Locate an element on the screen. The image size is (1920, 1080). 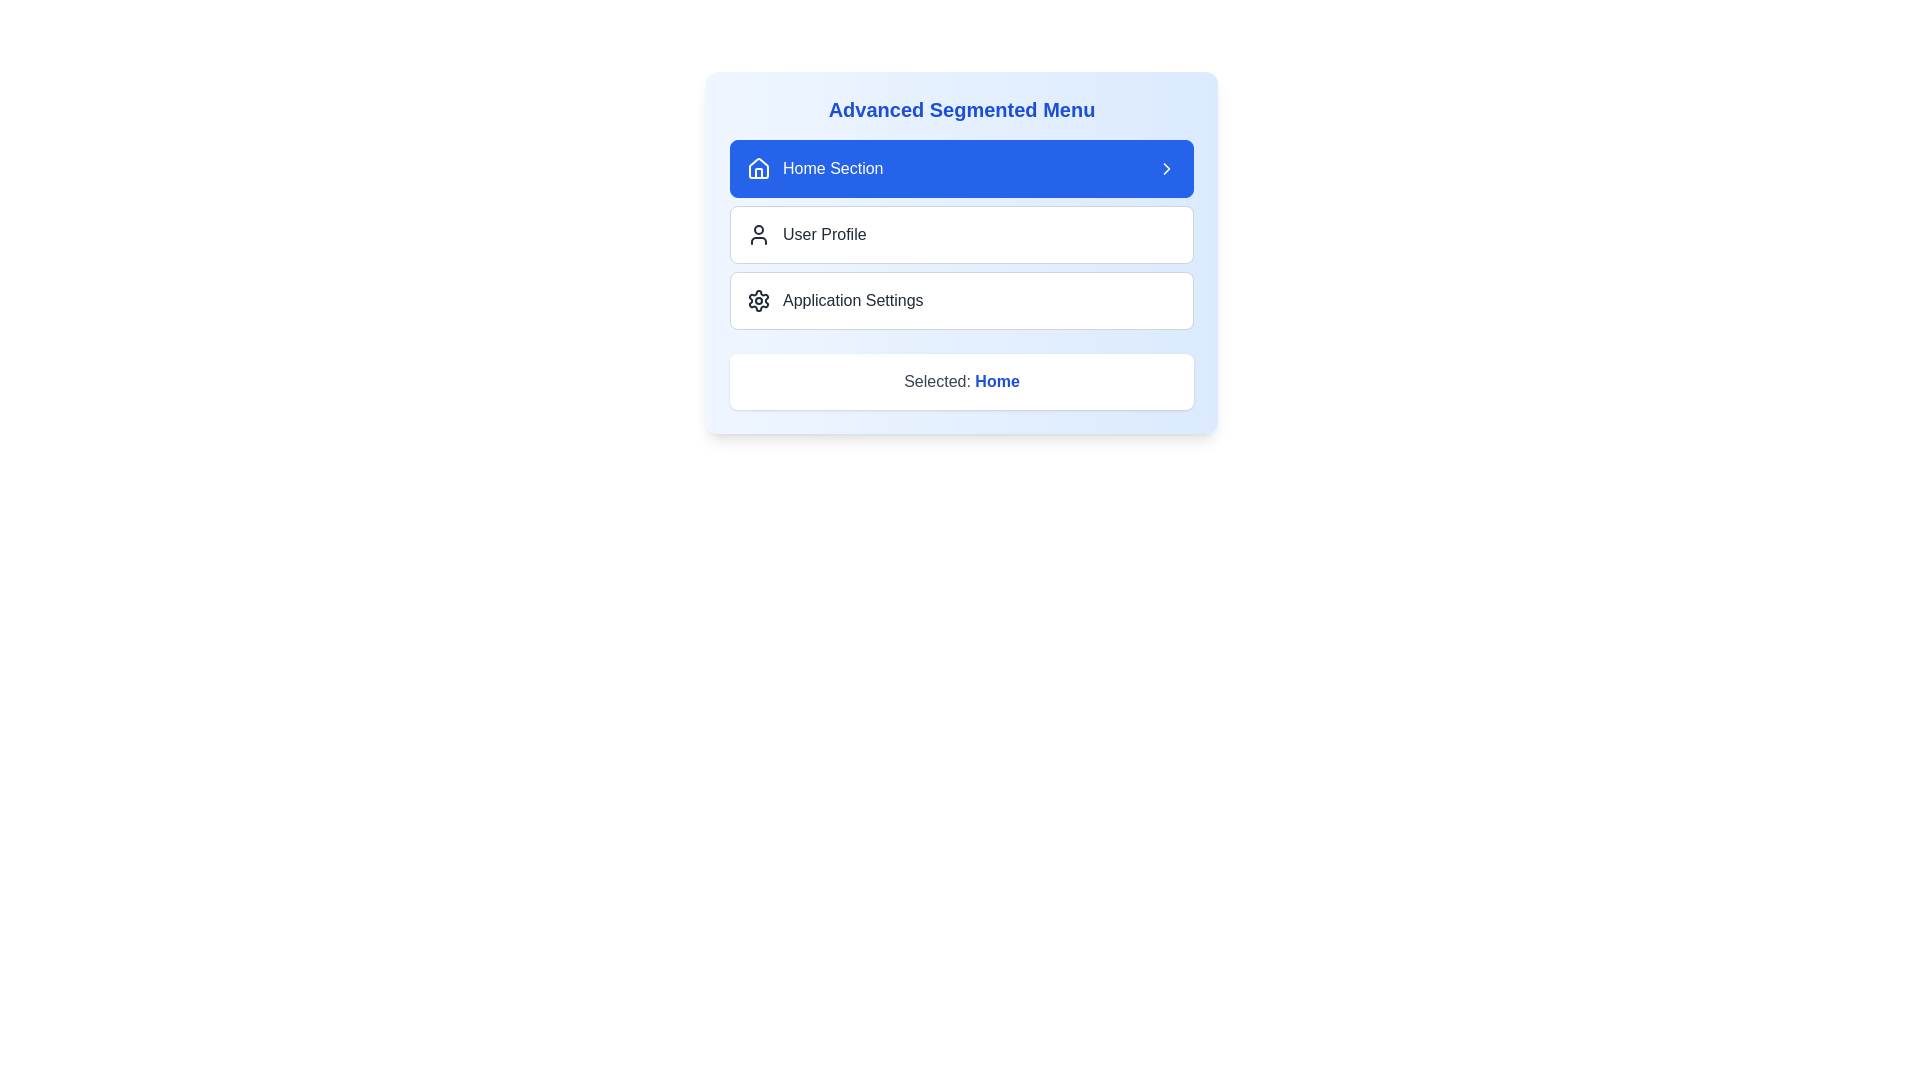
the third button labeled 'Application Settings' located in the 'Advanced Segmented Menu' is located at coordinates (961, 300).